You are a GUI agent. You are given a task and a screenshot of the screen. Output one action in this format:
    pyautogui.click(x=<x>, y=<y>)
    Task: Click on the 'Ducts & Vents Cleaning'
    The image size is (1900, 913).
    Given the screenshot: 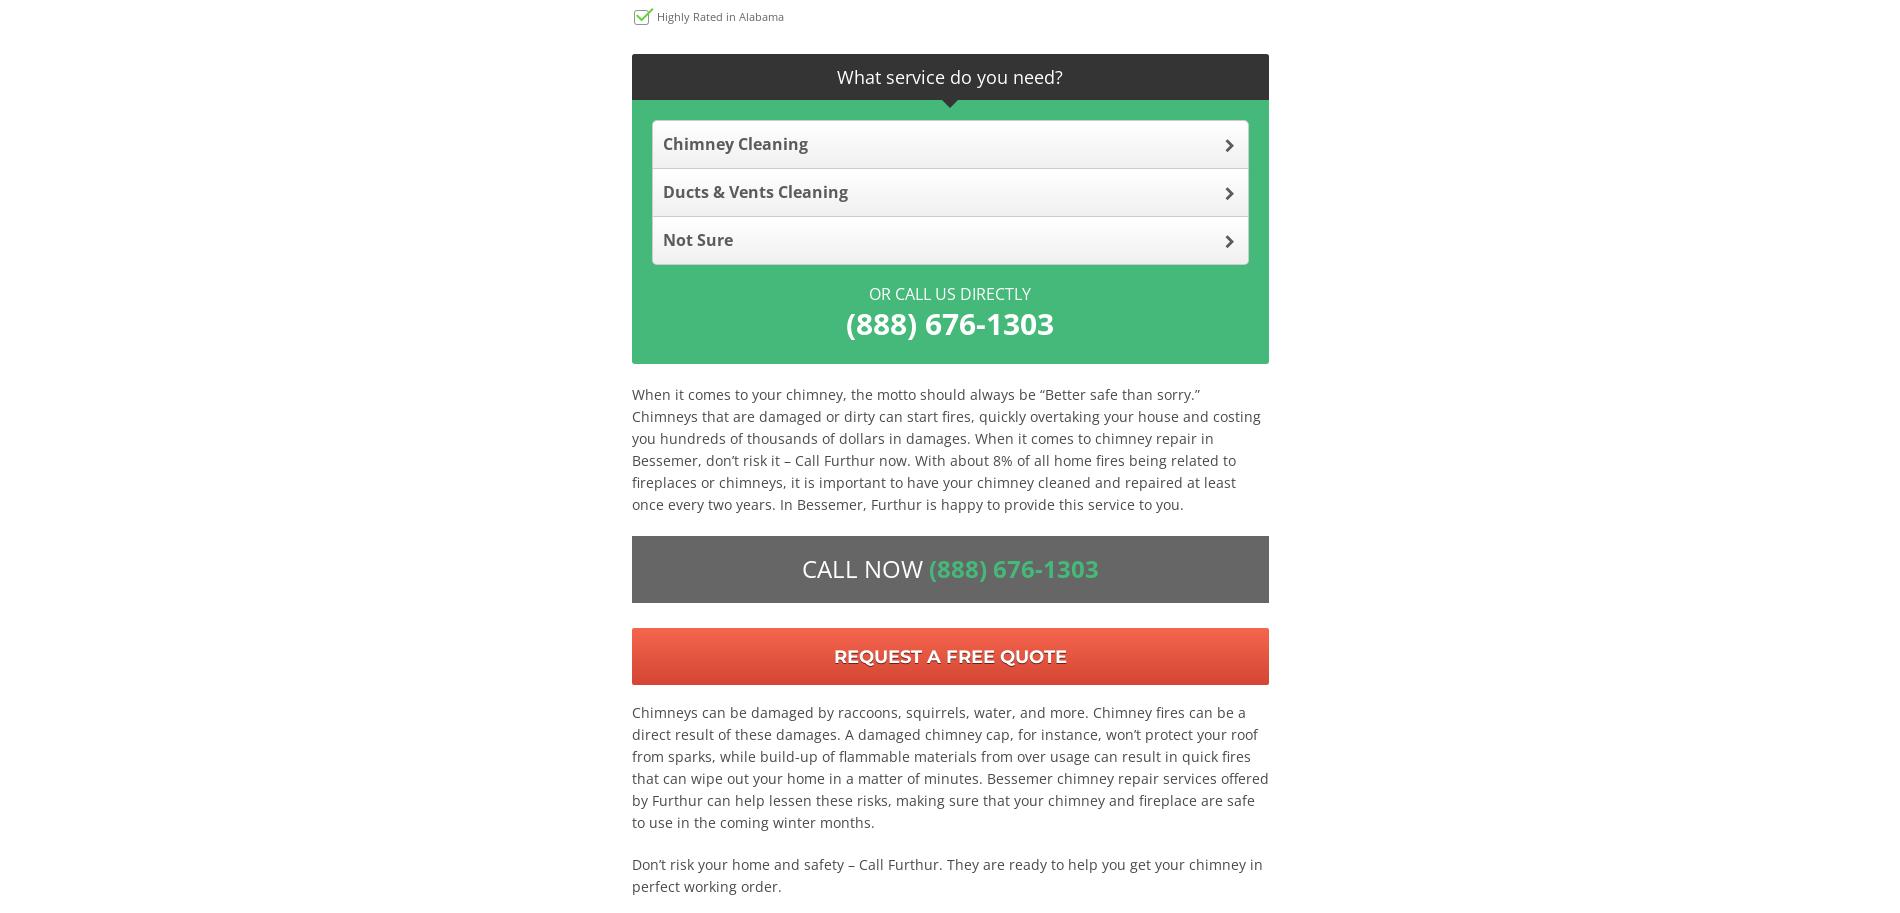 What is the action you would take?
    pyautogui.click(x=753, y=190)
    